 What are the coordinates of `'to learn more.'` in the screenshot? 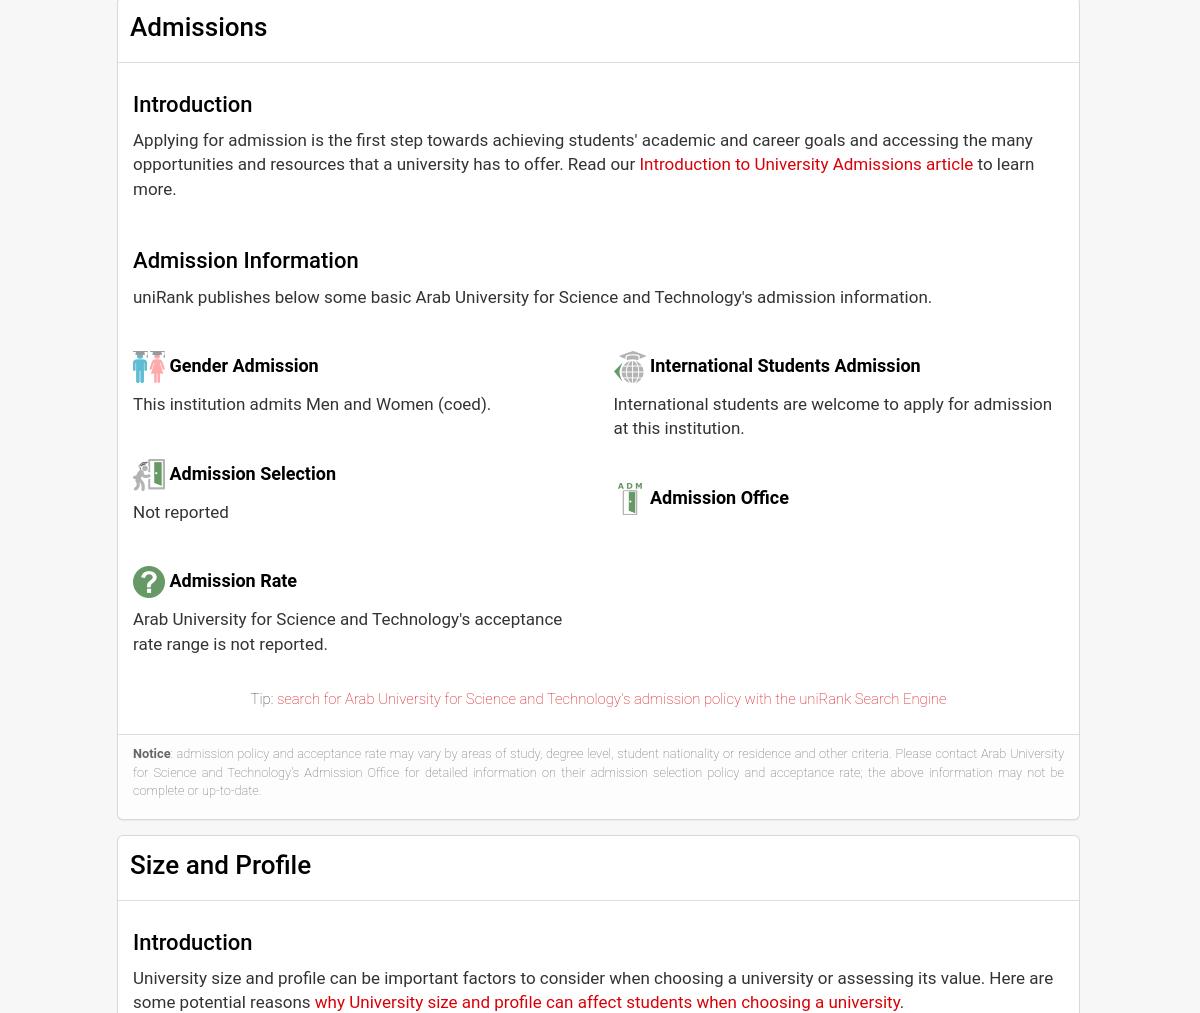 It's located at (582, 175).